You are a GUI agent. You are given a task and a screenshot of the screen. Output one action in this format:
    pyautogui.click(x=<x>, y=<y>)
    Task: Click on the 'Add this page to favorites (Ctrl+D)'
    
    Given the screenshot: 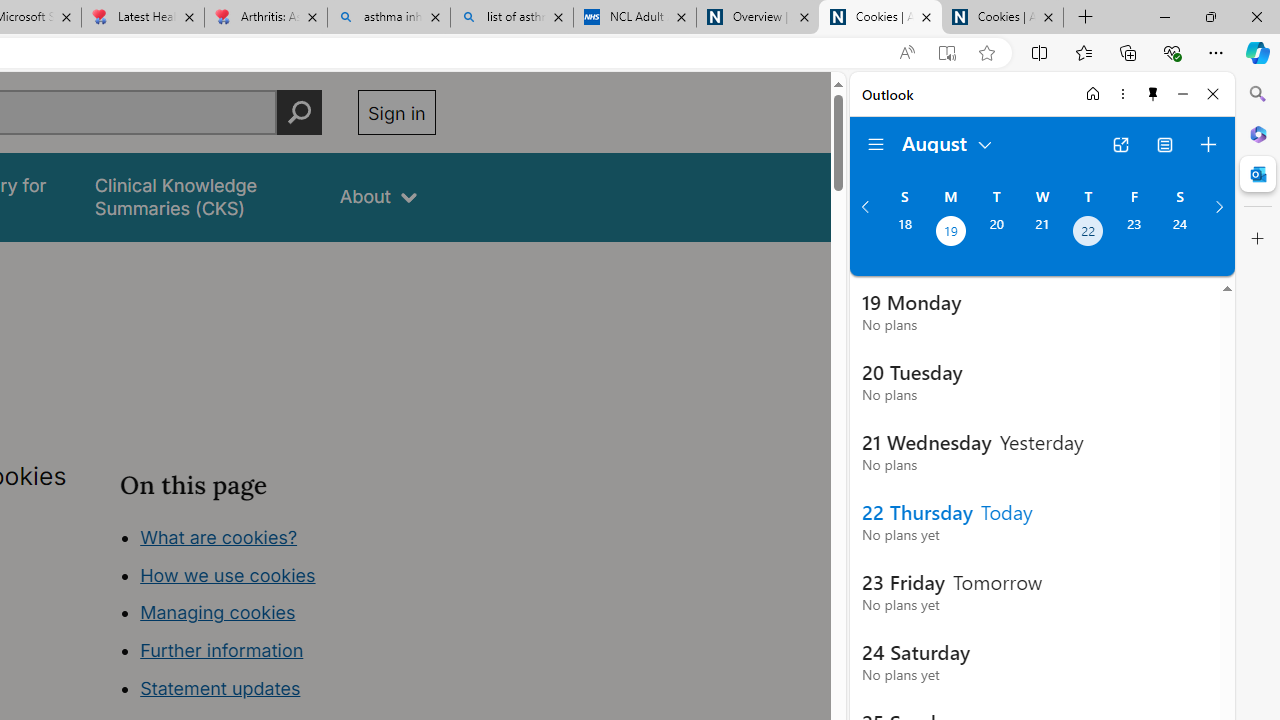 What is the action you would take?
    pyautogui.click(x=986, y=52)
    